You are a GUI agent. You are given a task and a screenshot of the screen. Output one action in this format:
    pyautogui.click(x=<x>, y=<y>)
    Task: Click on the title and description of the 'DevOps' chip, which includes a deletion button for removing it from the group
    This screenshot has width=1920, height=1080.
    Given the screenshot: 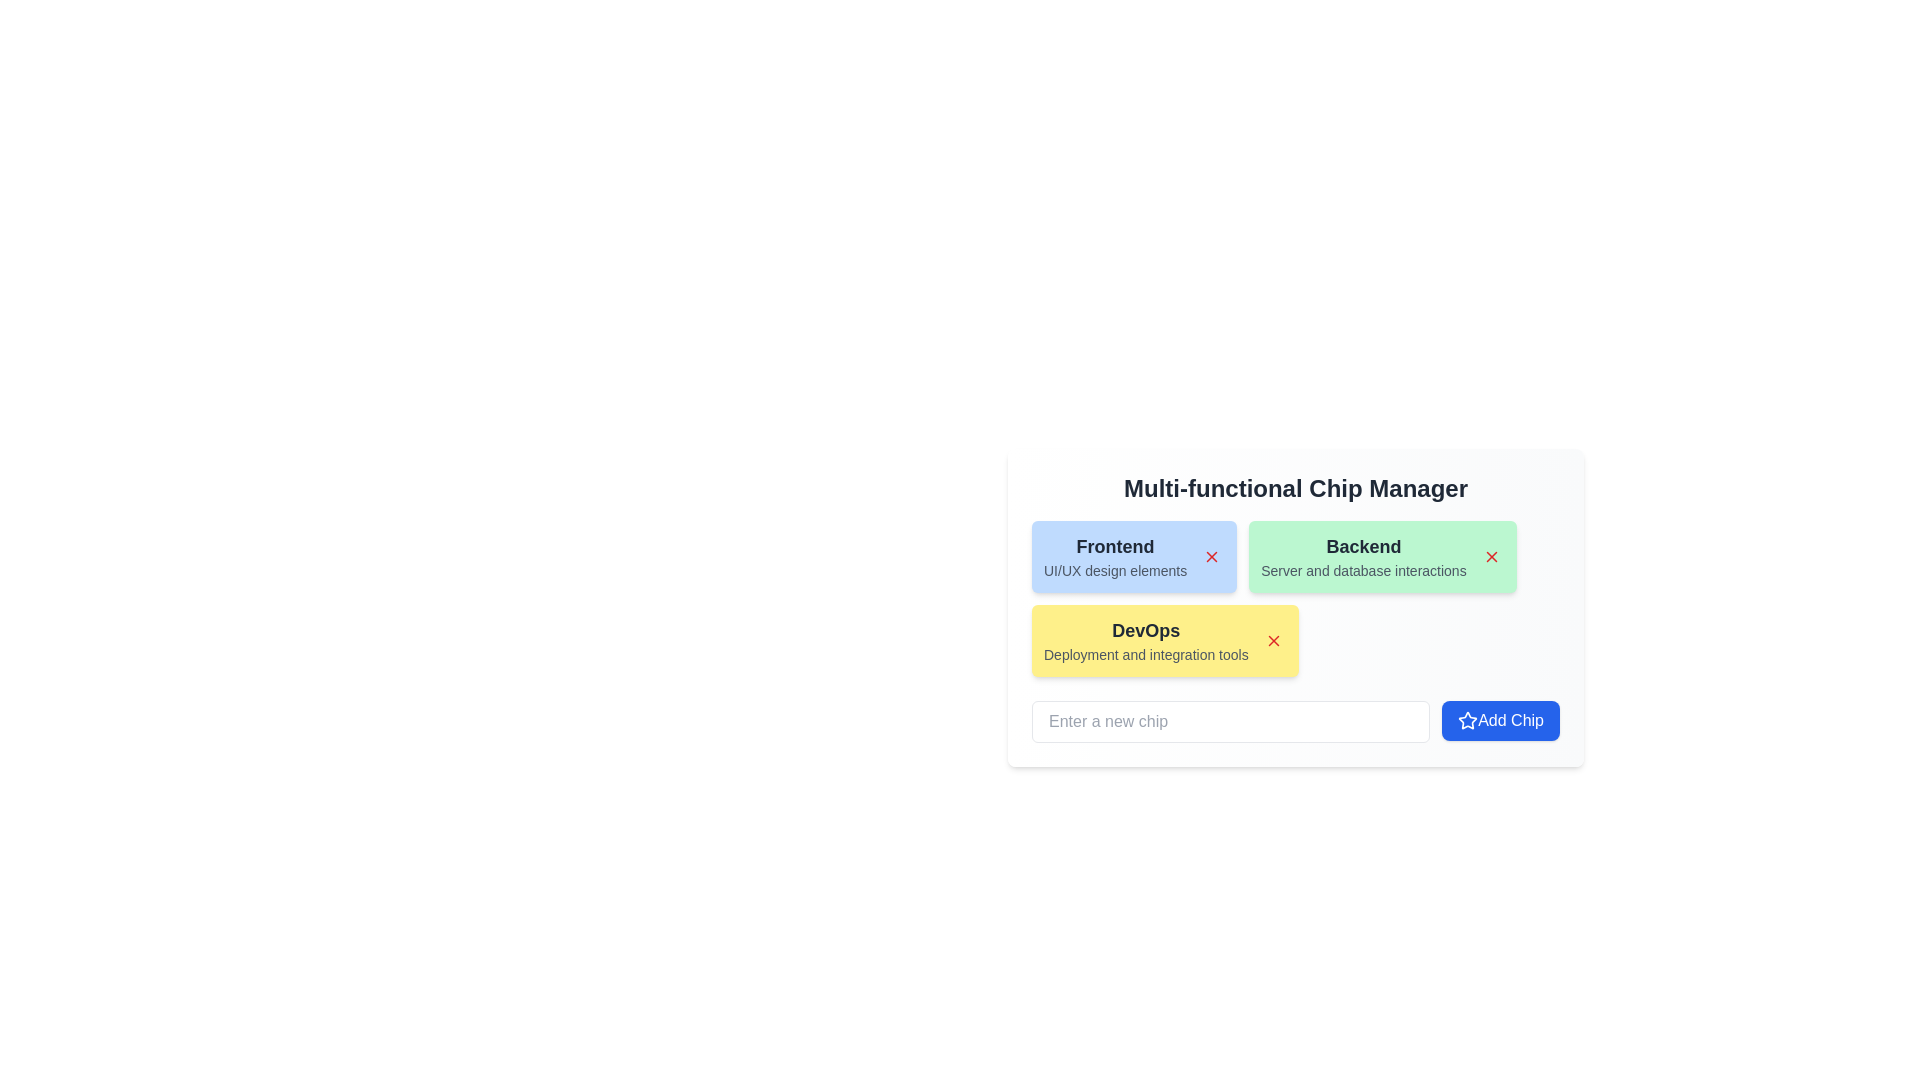 What is the action you would take?
    pyautogui.click(x=1165, y=640)
    